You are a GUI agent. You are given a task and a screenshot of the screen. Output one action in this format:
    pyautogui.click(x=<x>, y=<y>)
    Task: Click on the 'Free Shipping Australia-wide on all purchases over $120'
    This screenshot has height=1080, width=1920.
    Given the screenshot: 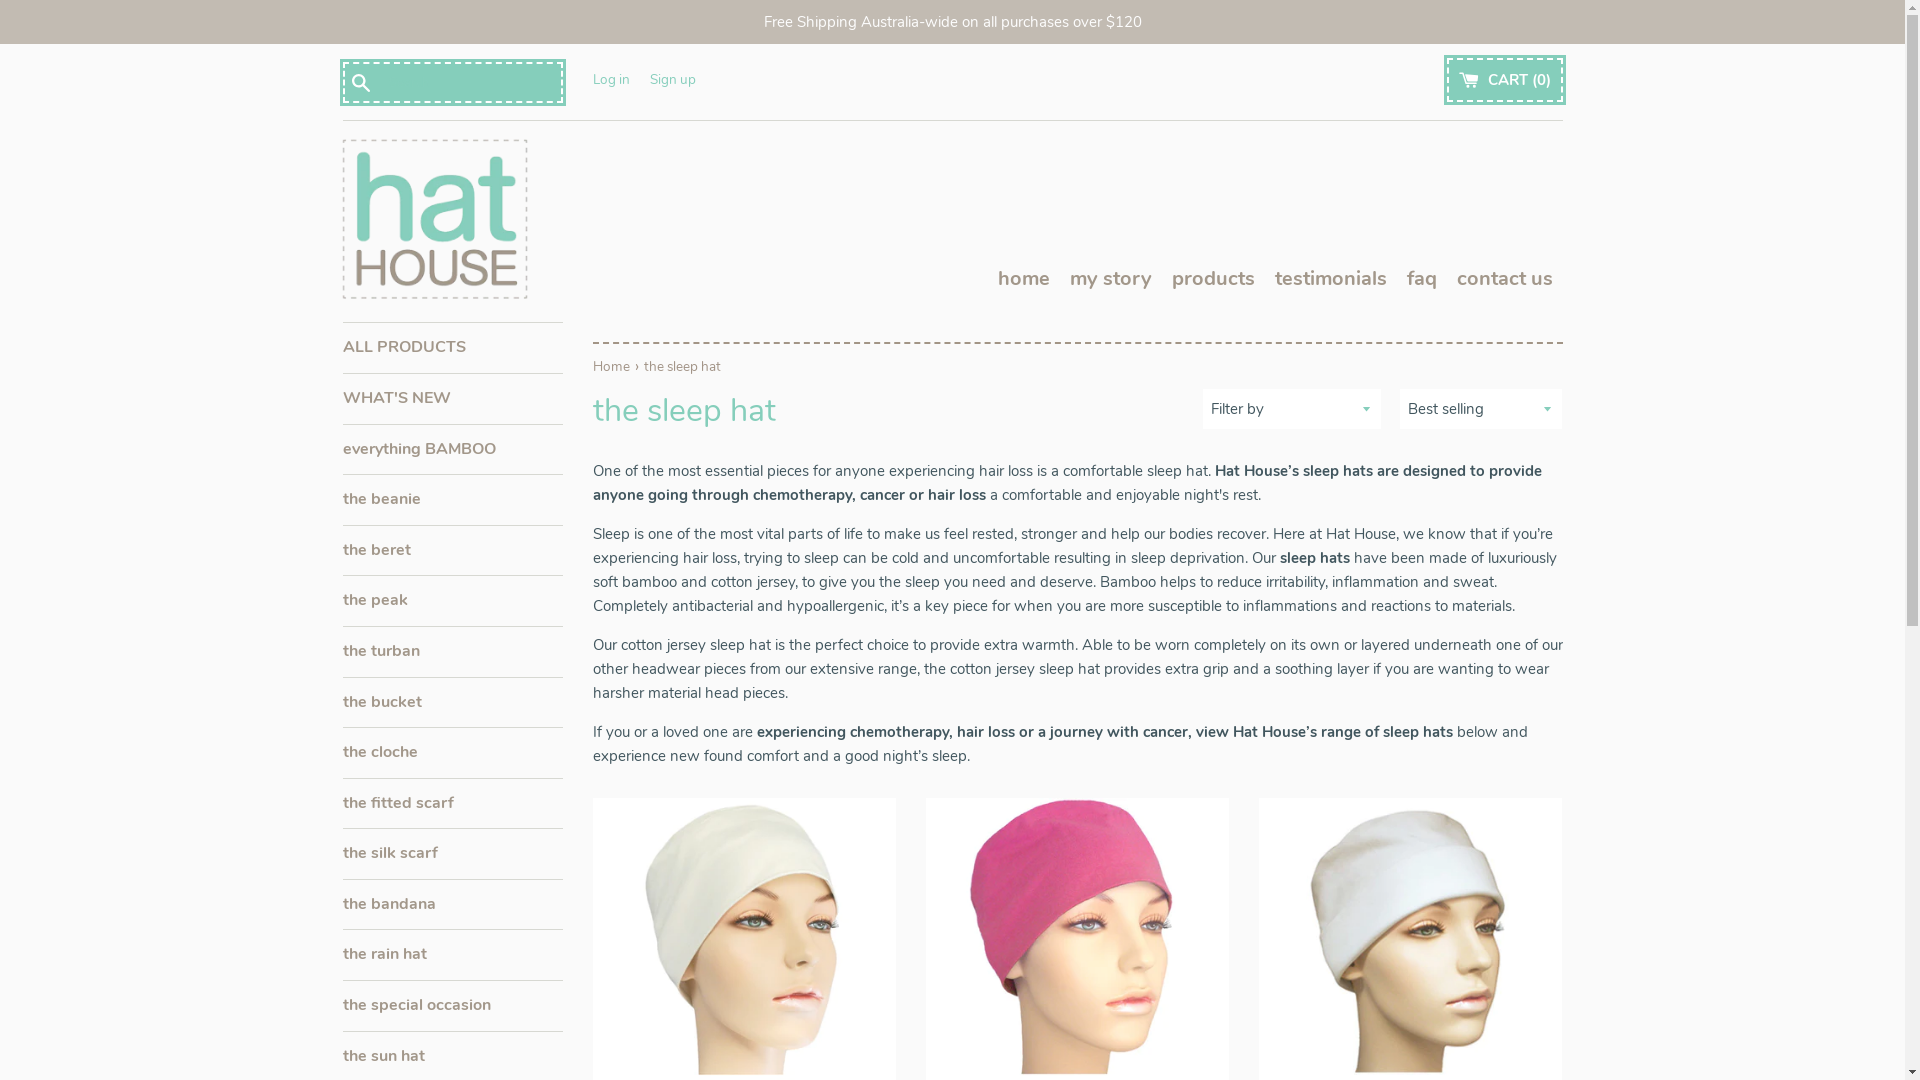 What is the action you would take?
    pyautogui.click(x=951, y=22)
    